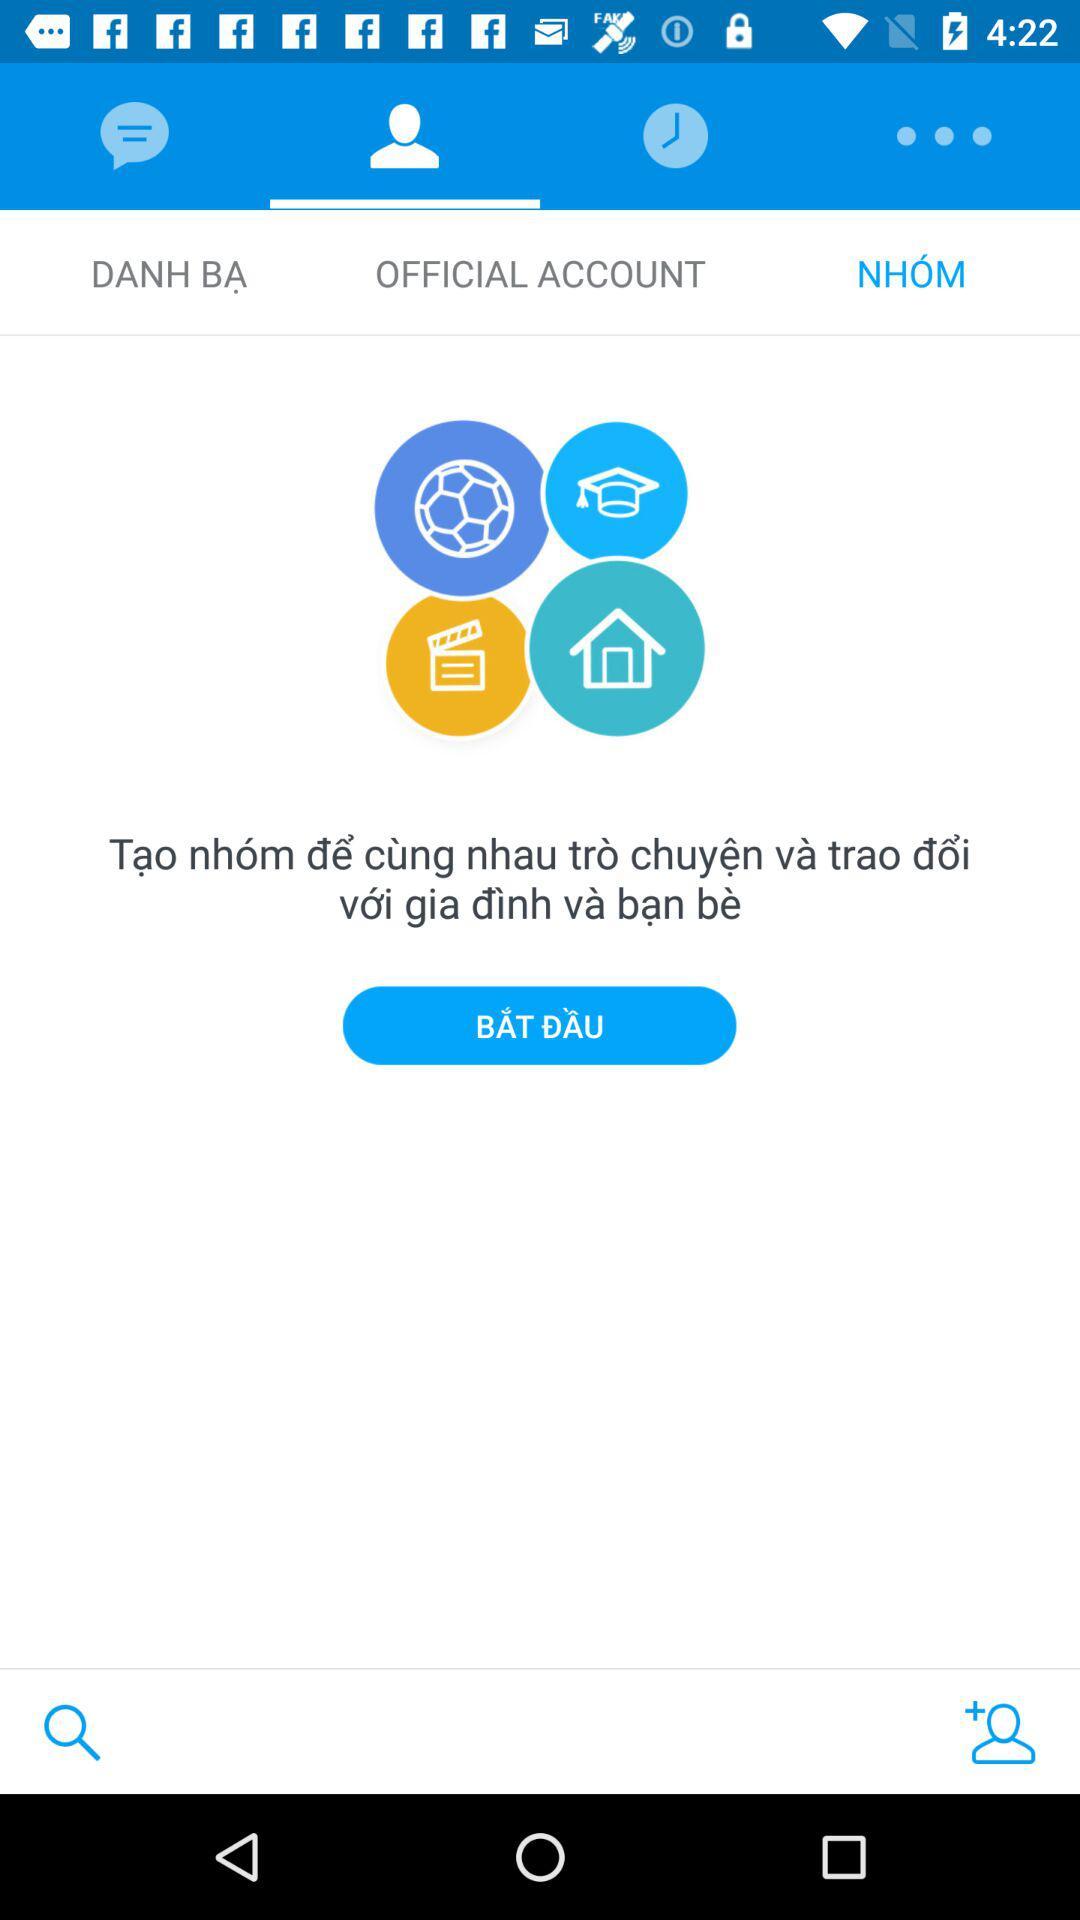 The image size is (1080, 1920). What do you see at coordinates (540, 272) in the screenshot?
I see `official account` at bounding box center [540, 272].